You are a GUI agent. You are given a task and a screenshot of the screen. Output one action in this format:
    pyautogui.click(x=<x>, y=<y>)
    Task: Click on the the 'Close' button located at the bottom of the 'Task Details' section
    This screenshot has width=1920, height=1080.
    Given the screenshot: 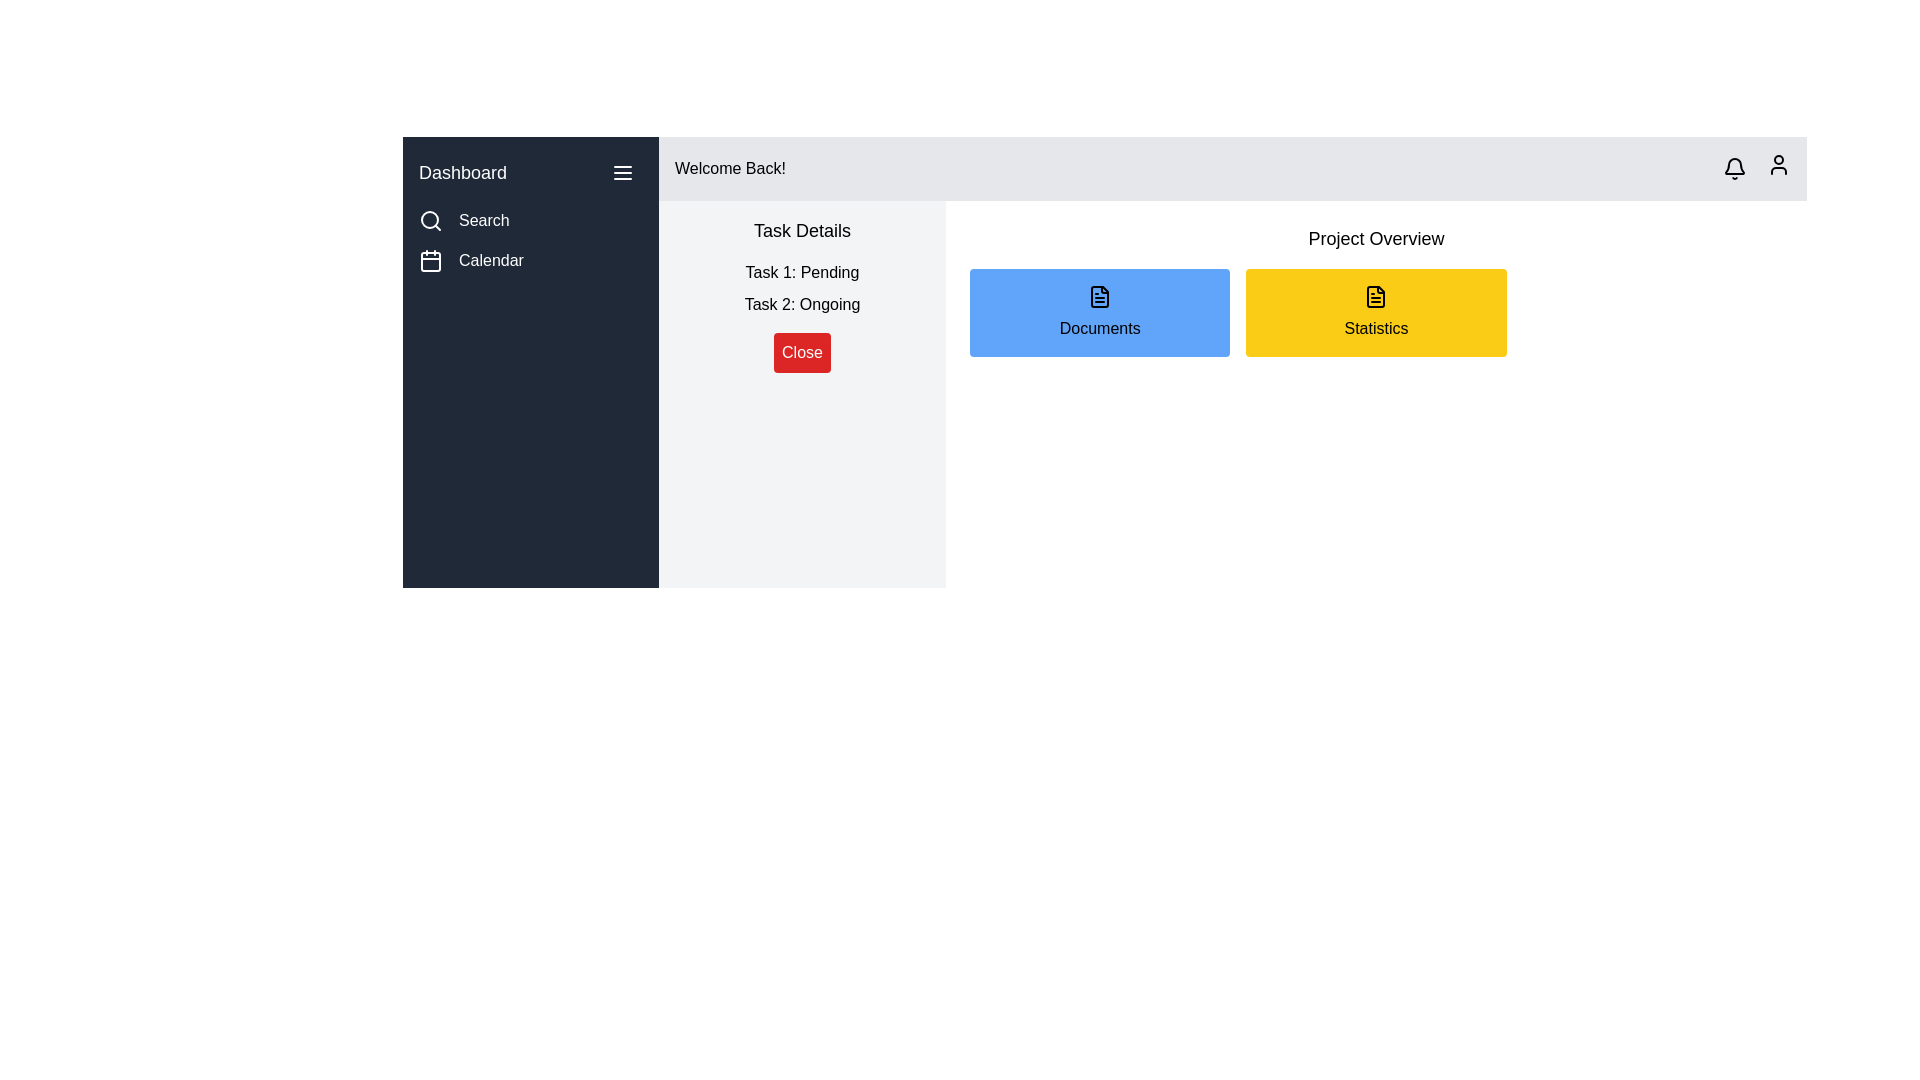 What is the action you would take?
    pyautogui.click(x=802, y=352)
    